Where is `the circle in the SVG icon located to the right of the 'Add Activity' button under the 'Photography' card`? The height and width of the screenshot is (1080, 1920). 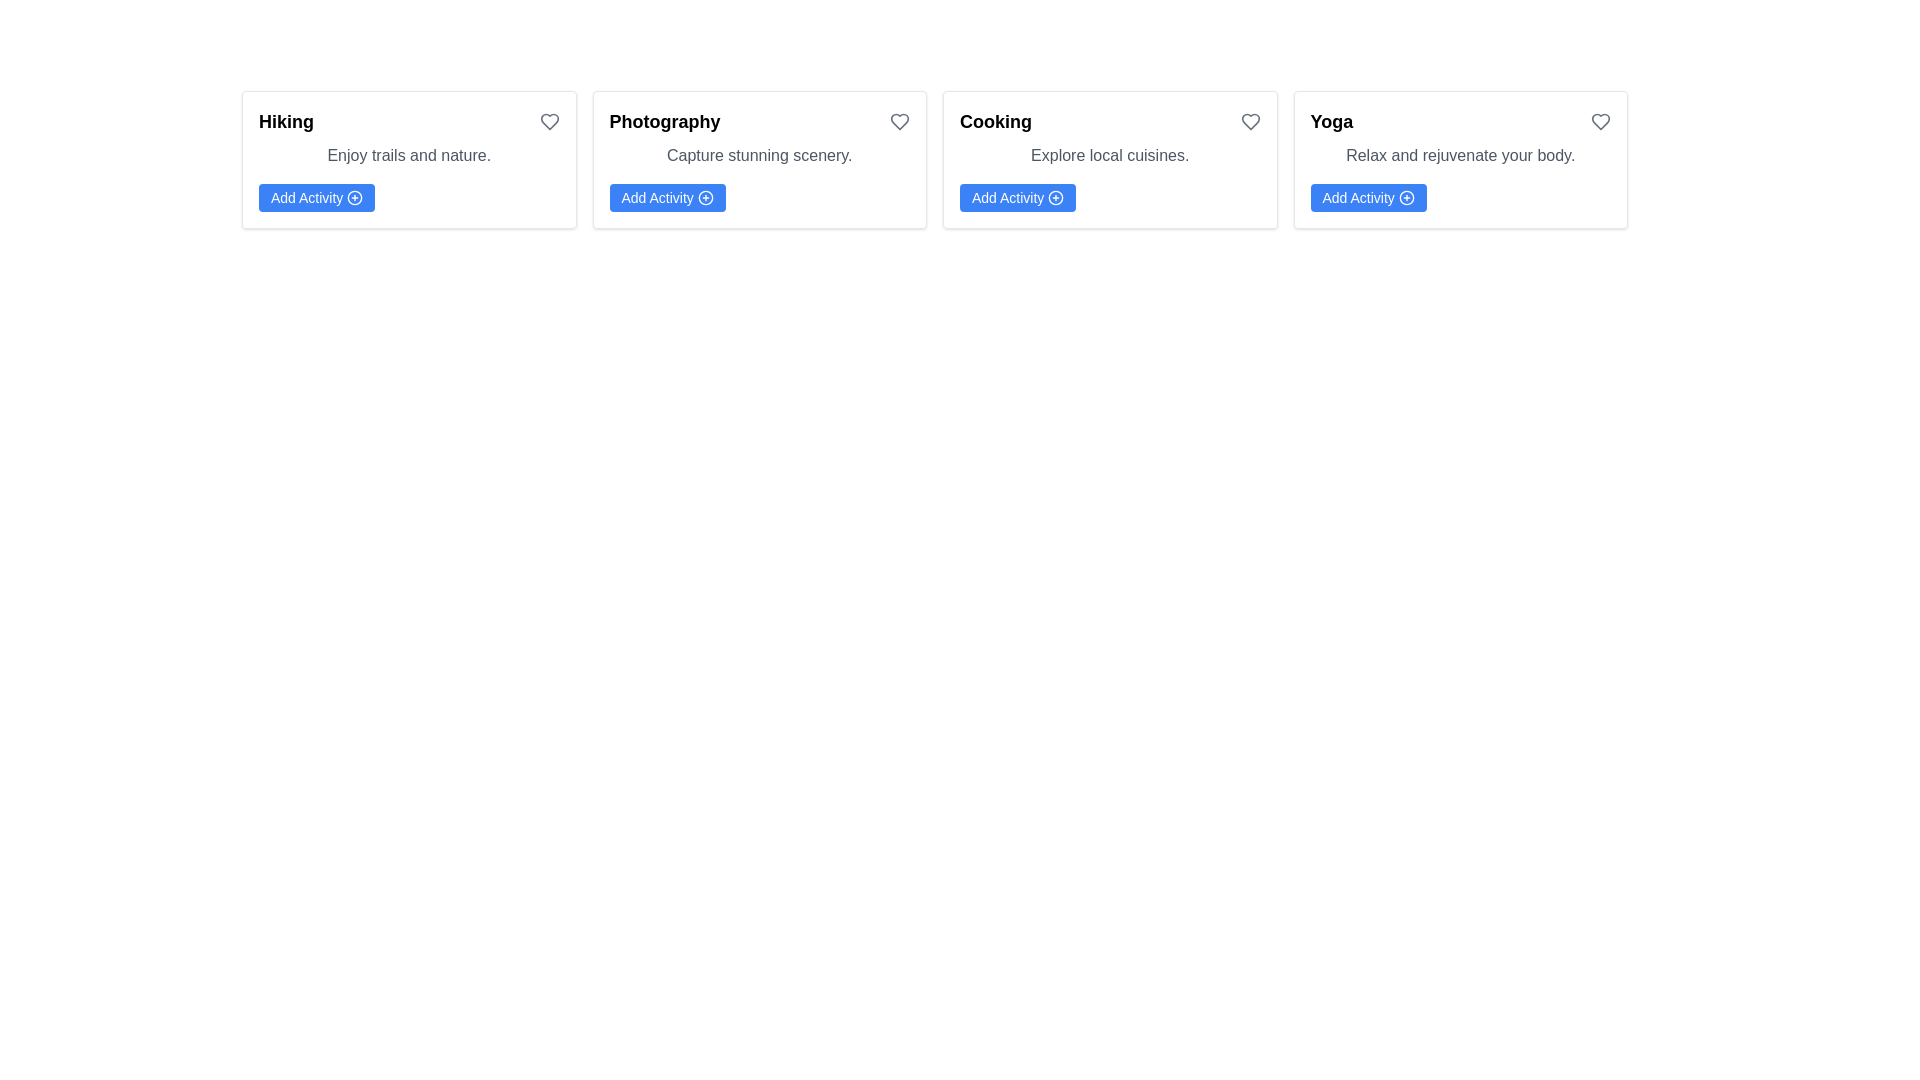 the circle in the SVG icon located to the right of the 'Add Activity' button under the 'Photography' card is located at coordinates (705, 197).